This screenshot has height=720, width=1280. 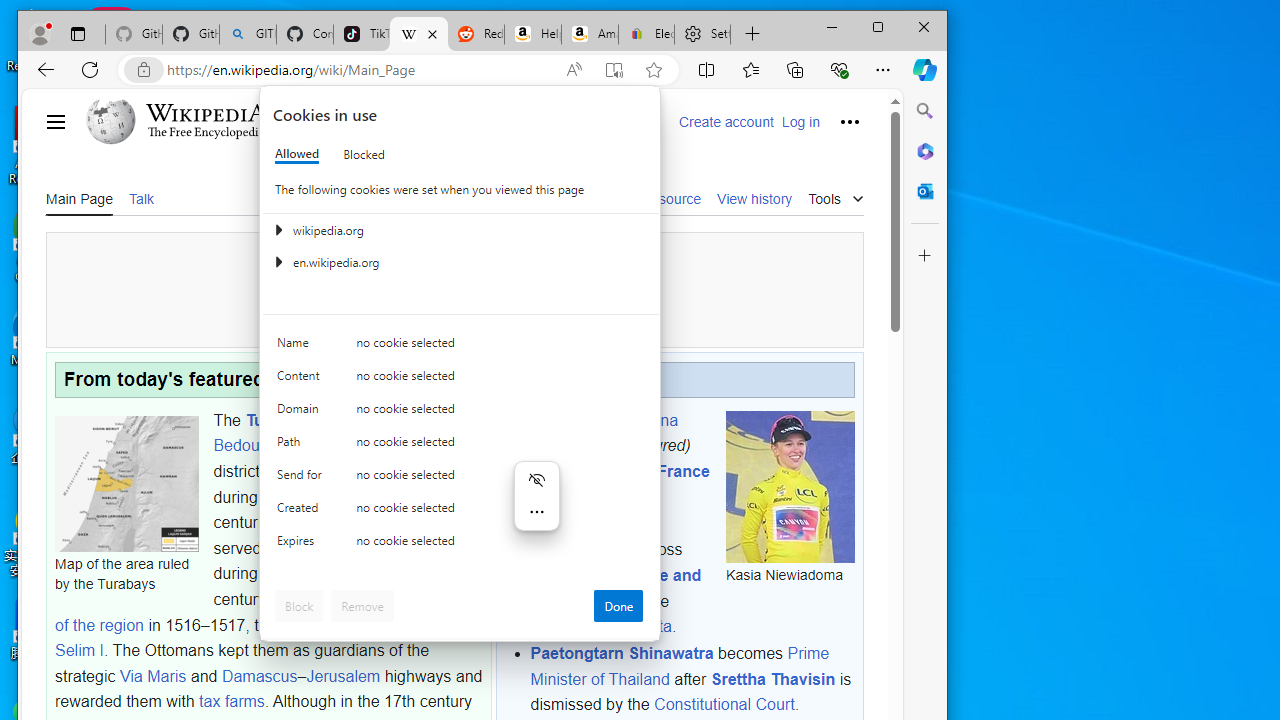 I want to click on 'Mini menu on text selection', so click(x=536, y=506).